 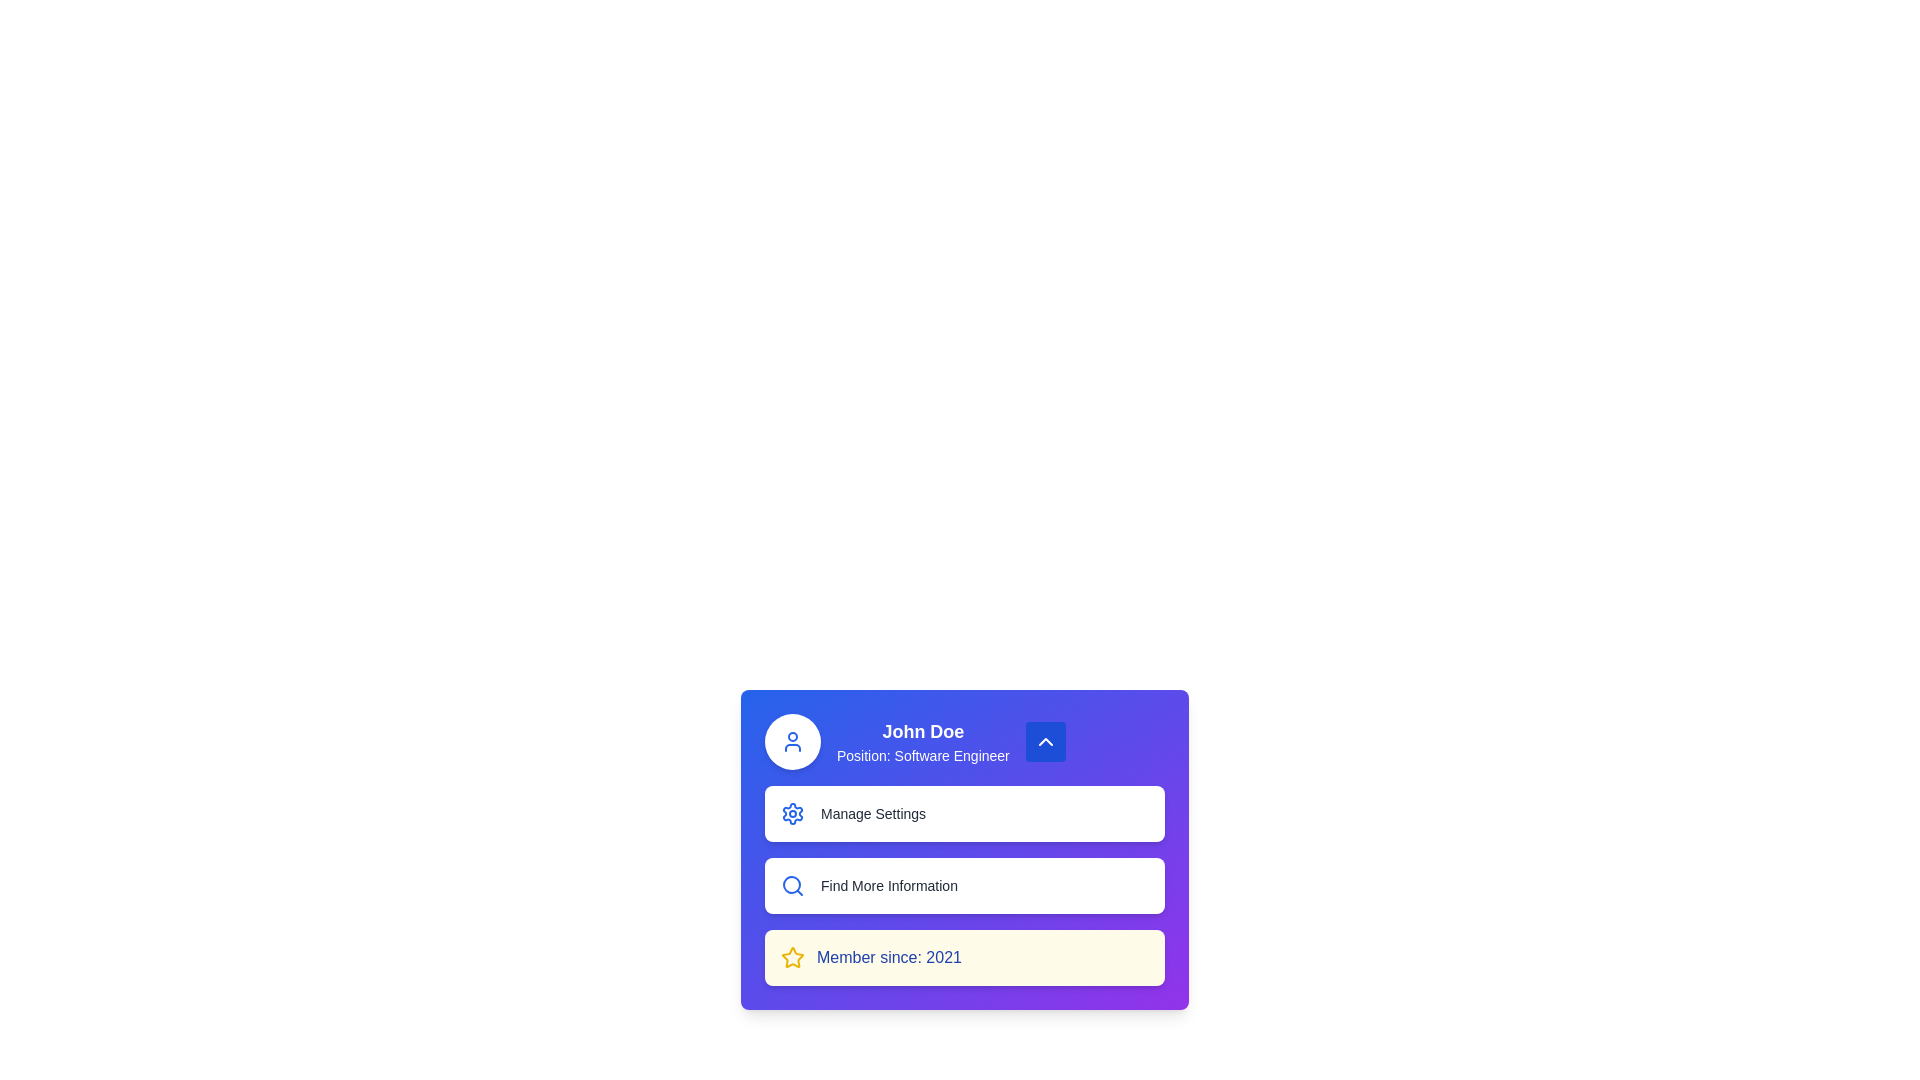 What do you see at coordinates (791, 956) in the screenshot?
I see `the star icon that indicates user status, which is located to the left of the 'Member since: 2021' text` at bounding box center [791, 956].